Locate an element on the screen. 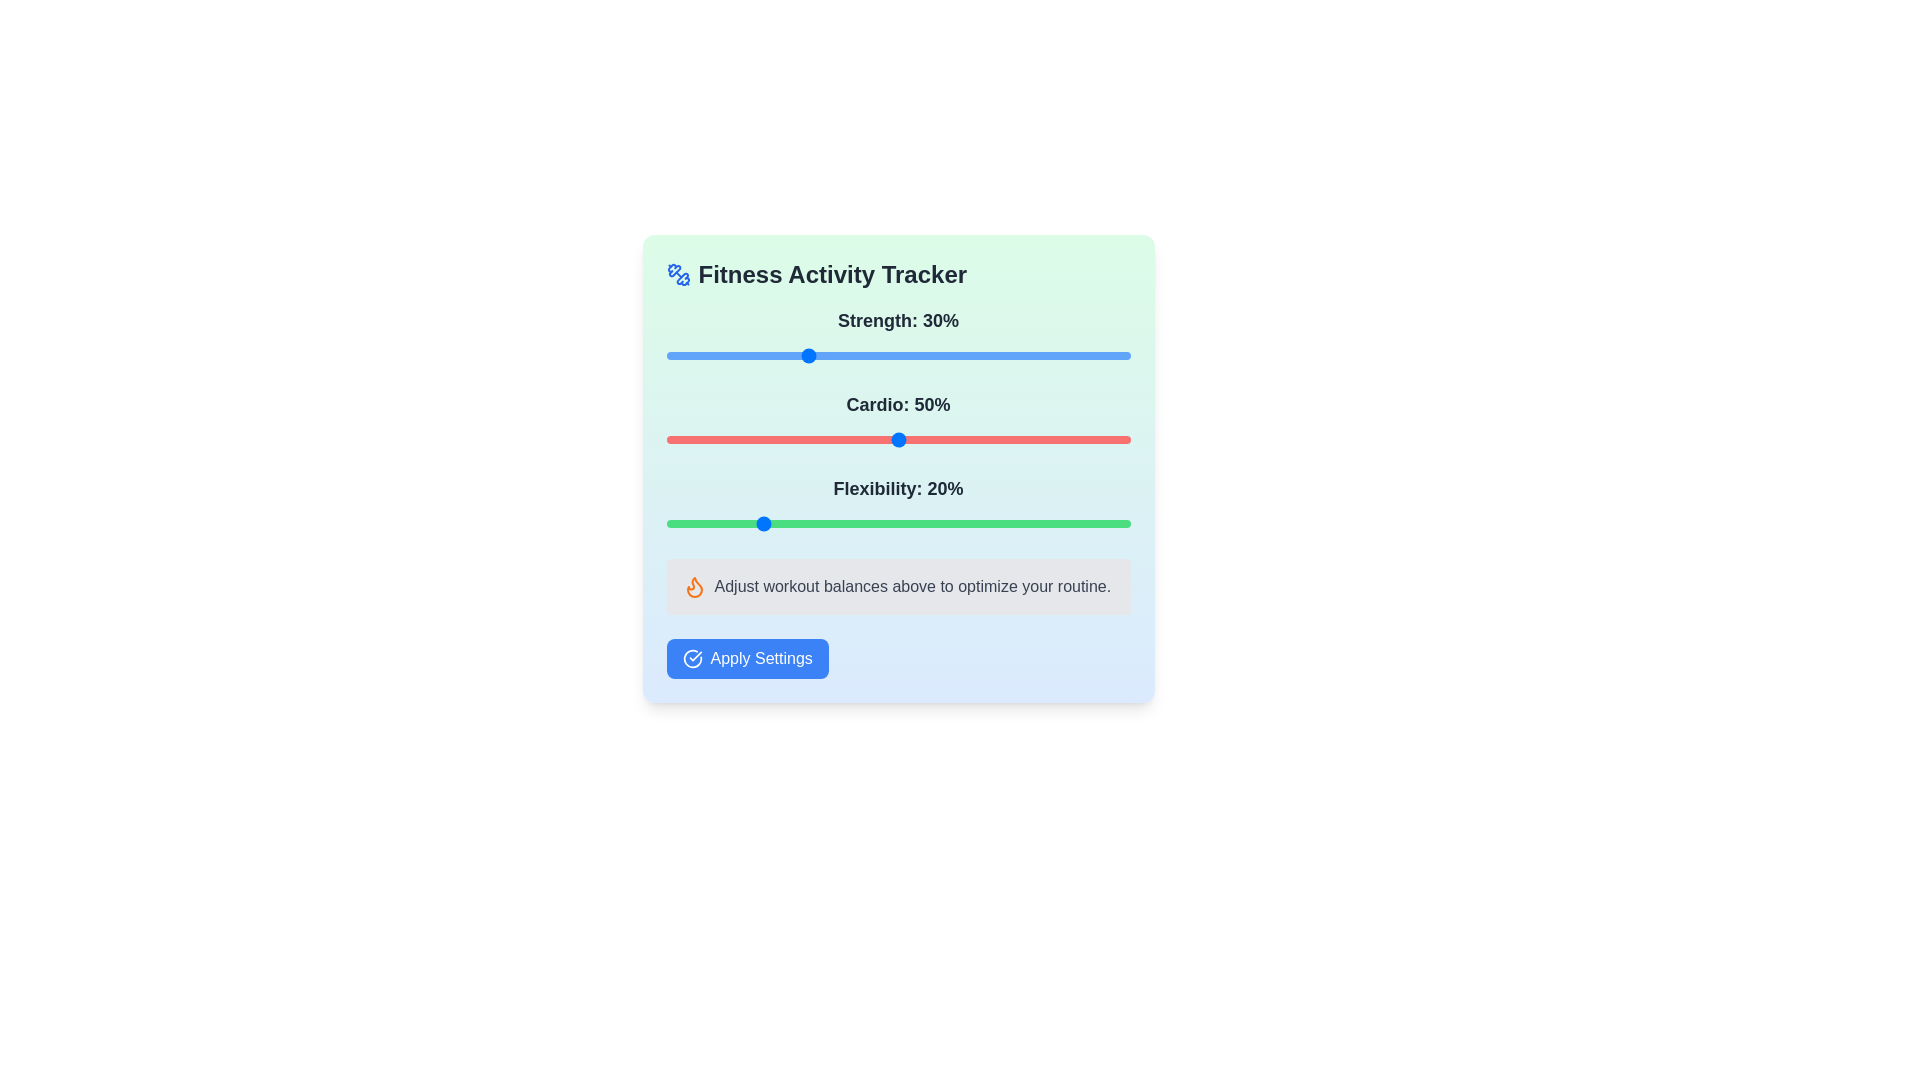 The image size is (1920, 1080). the vibrant red range slider bar located below the 'Cardio: 50%' label to set a specific value is located at coordinates (897, 438).